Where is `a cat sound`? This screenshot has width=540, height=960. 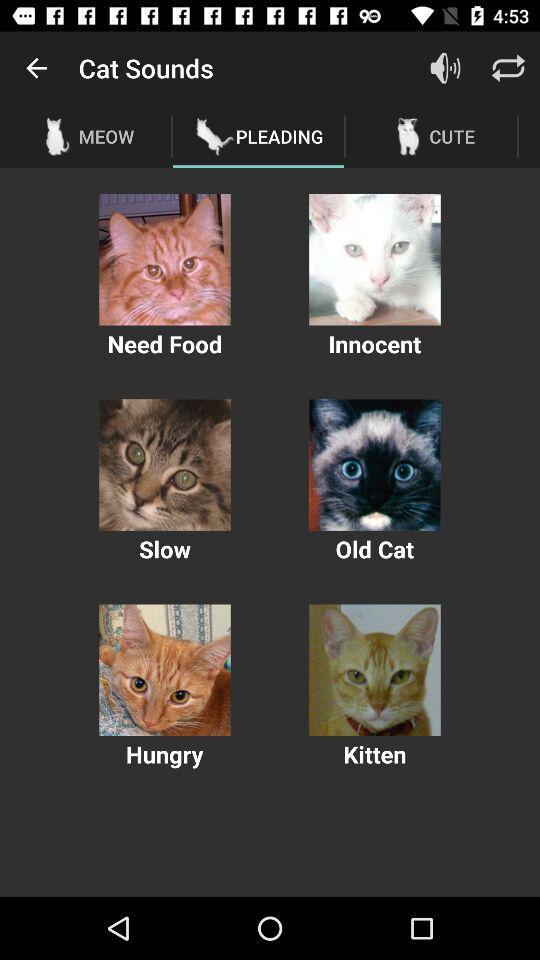 a cat sound is located at coordinates (164, 258).